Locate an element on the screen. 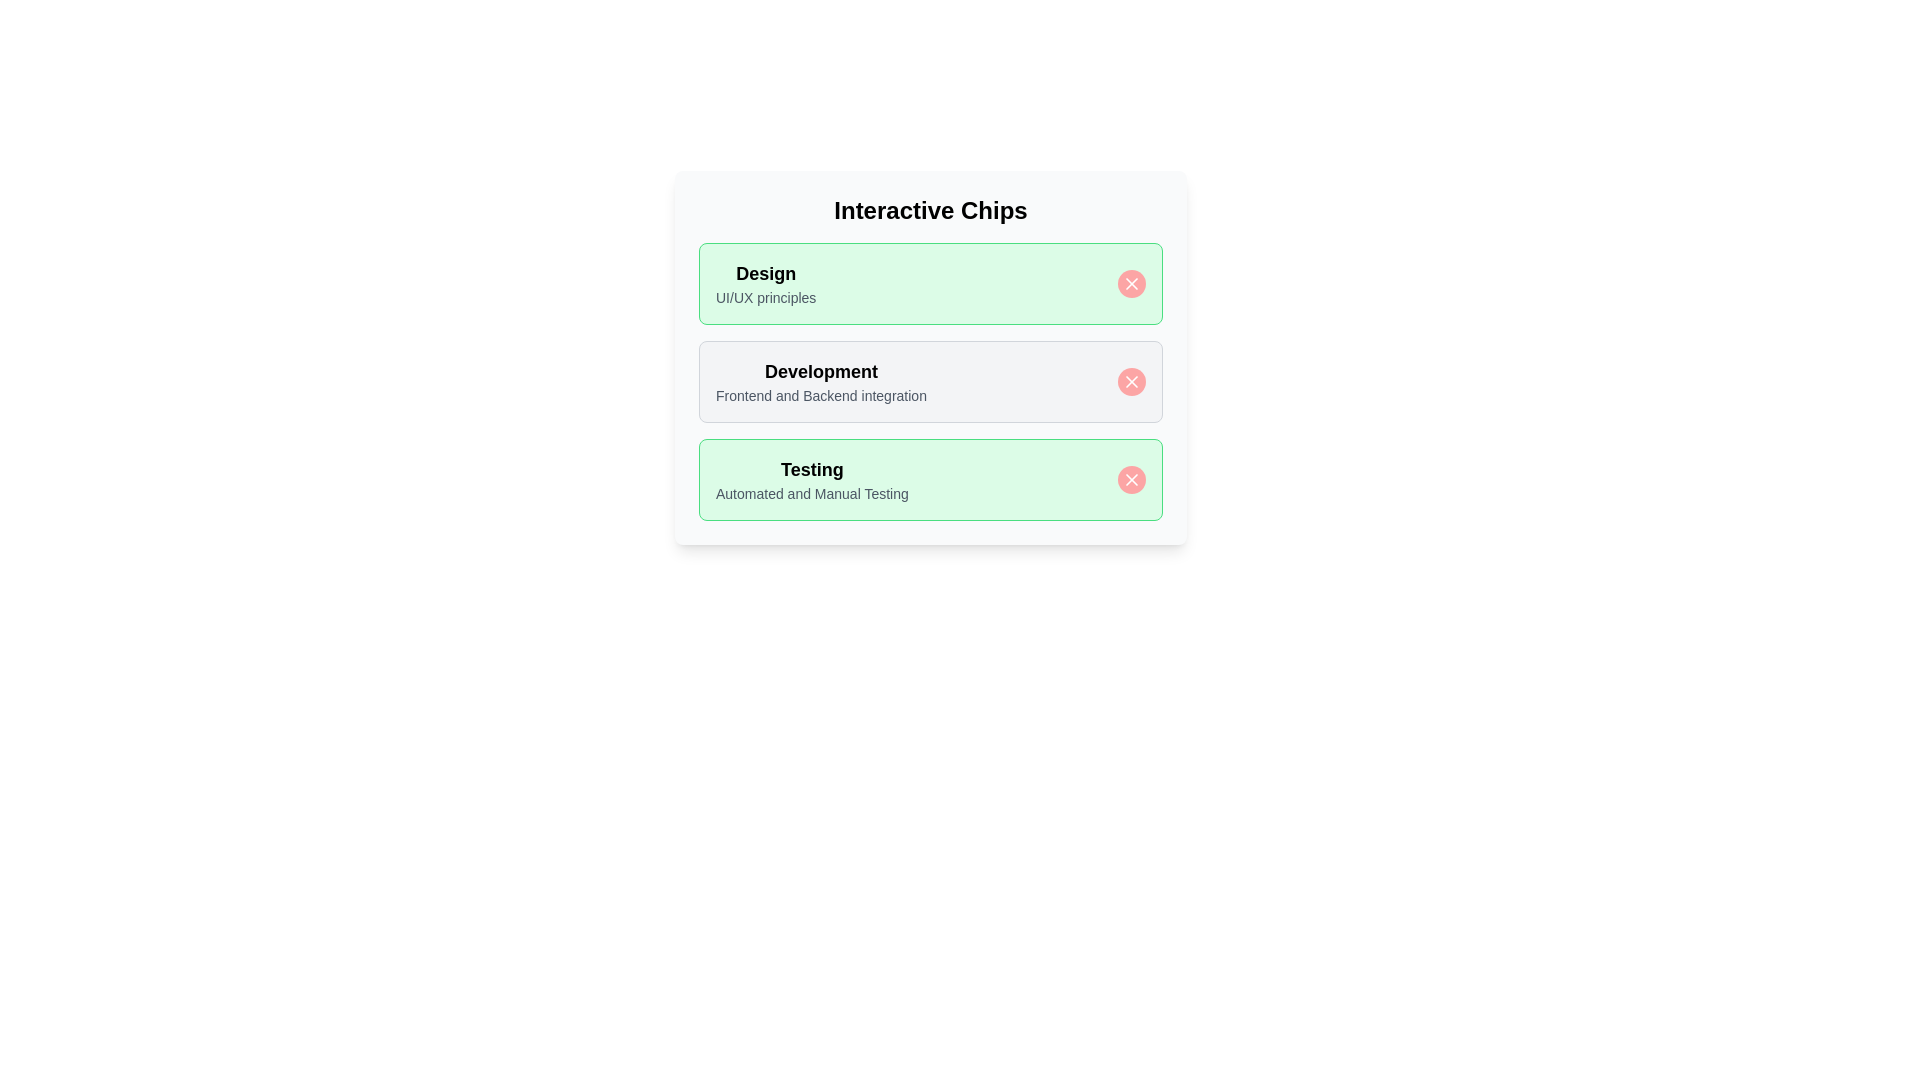  close button of the chip labeled Development is located at coordinates (1132, 381).